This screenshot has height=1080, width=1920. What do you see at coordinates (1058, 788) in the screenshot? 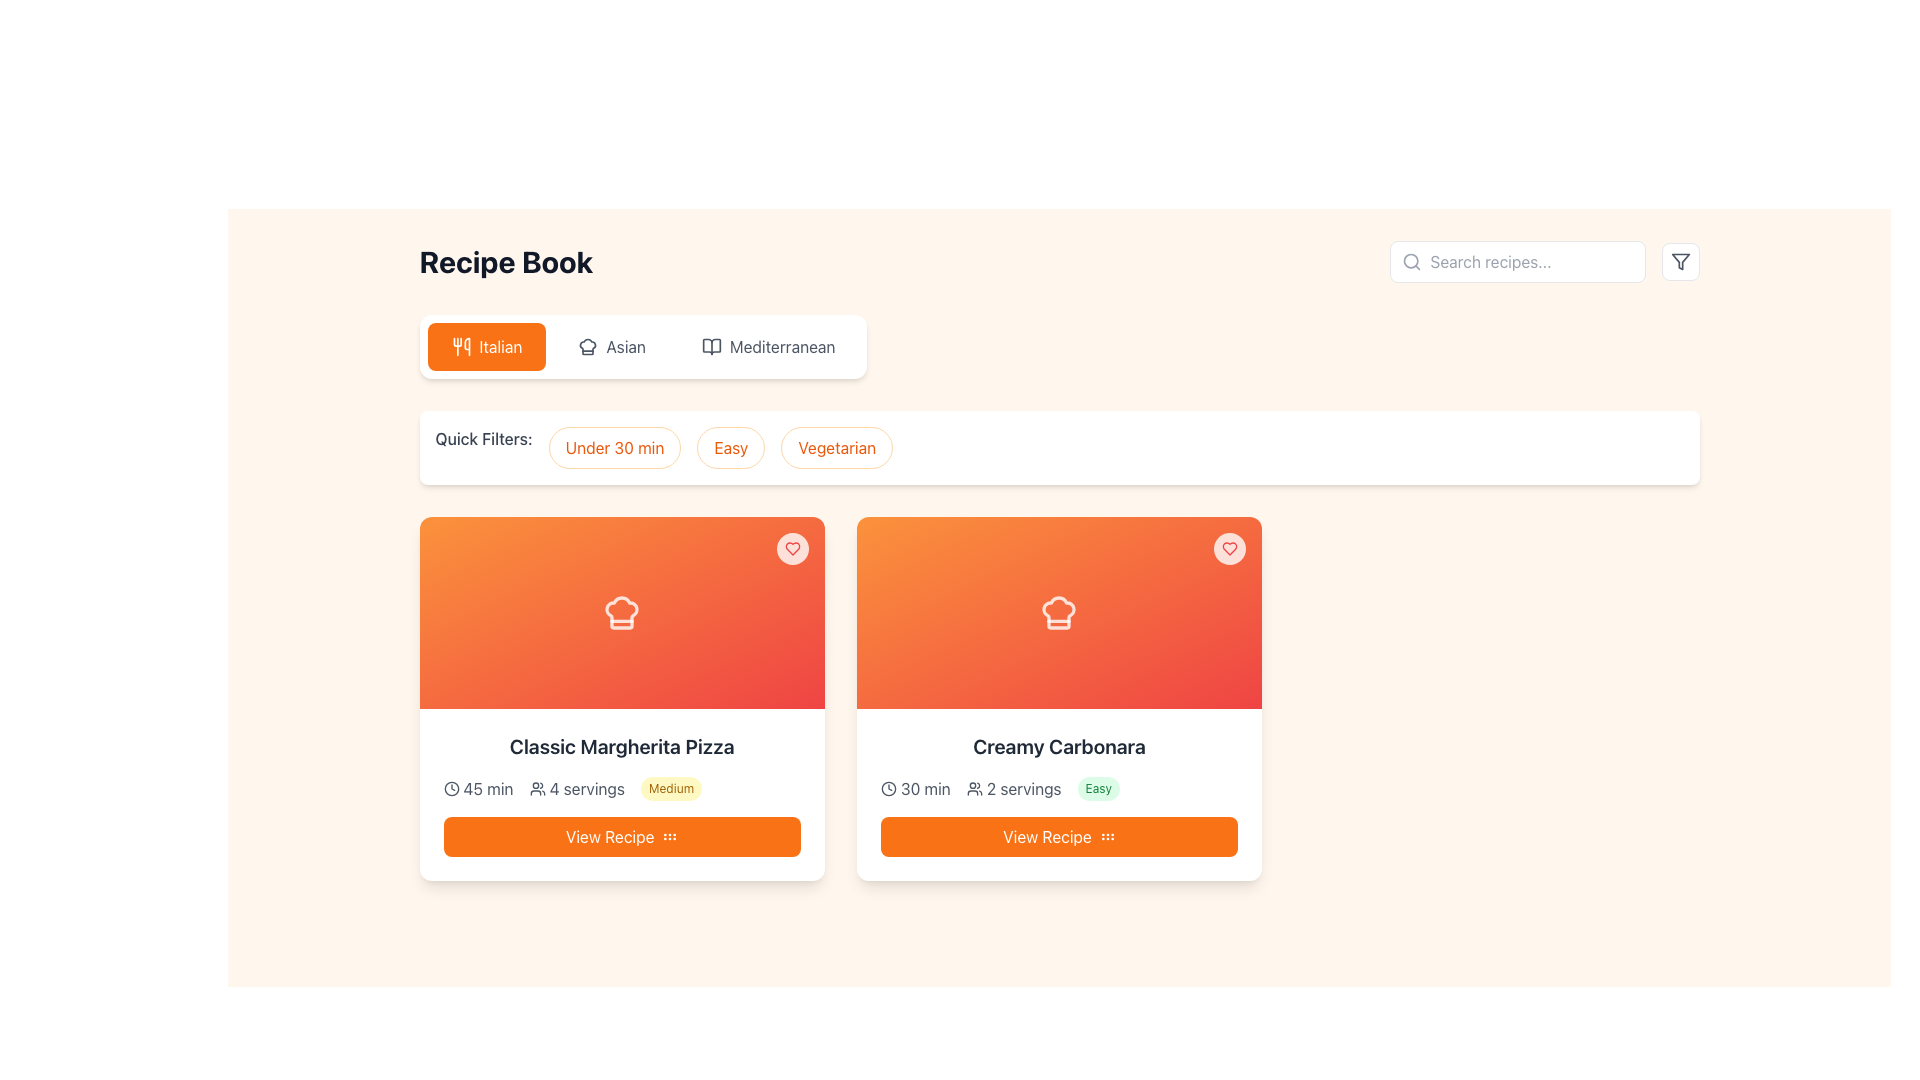
I see `the label group containing preparation time, servings, and difficulty level for the recipe 'Creamy Carbonara', located below the title and above the 'View Recipe' button` at bounding box center [1058, 788].